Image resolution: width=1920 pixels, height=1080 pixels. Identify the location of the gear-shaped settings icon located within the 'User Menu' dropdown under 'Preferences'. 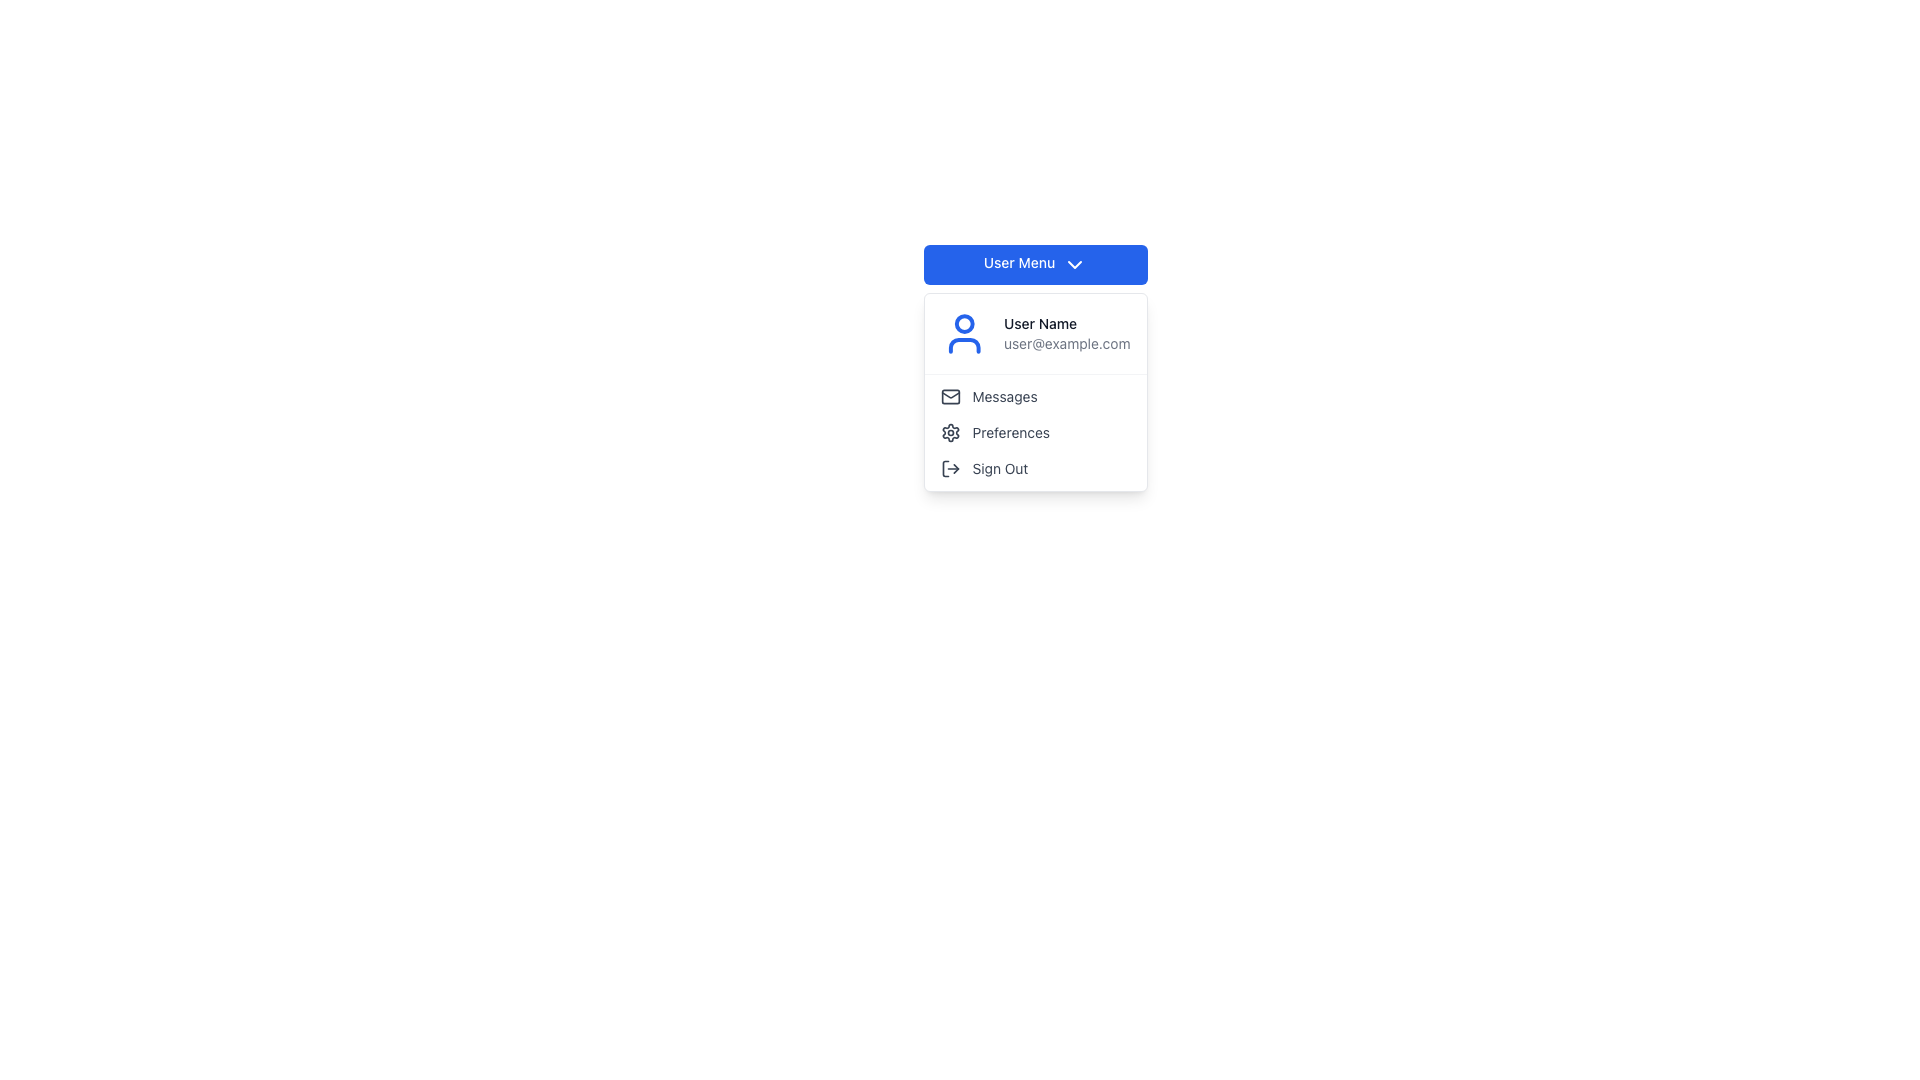
(949, 431).